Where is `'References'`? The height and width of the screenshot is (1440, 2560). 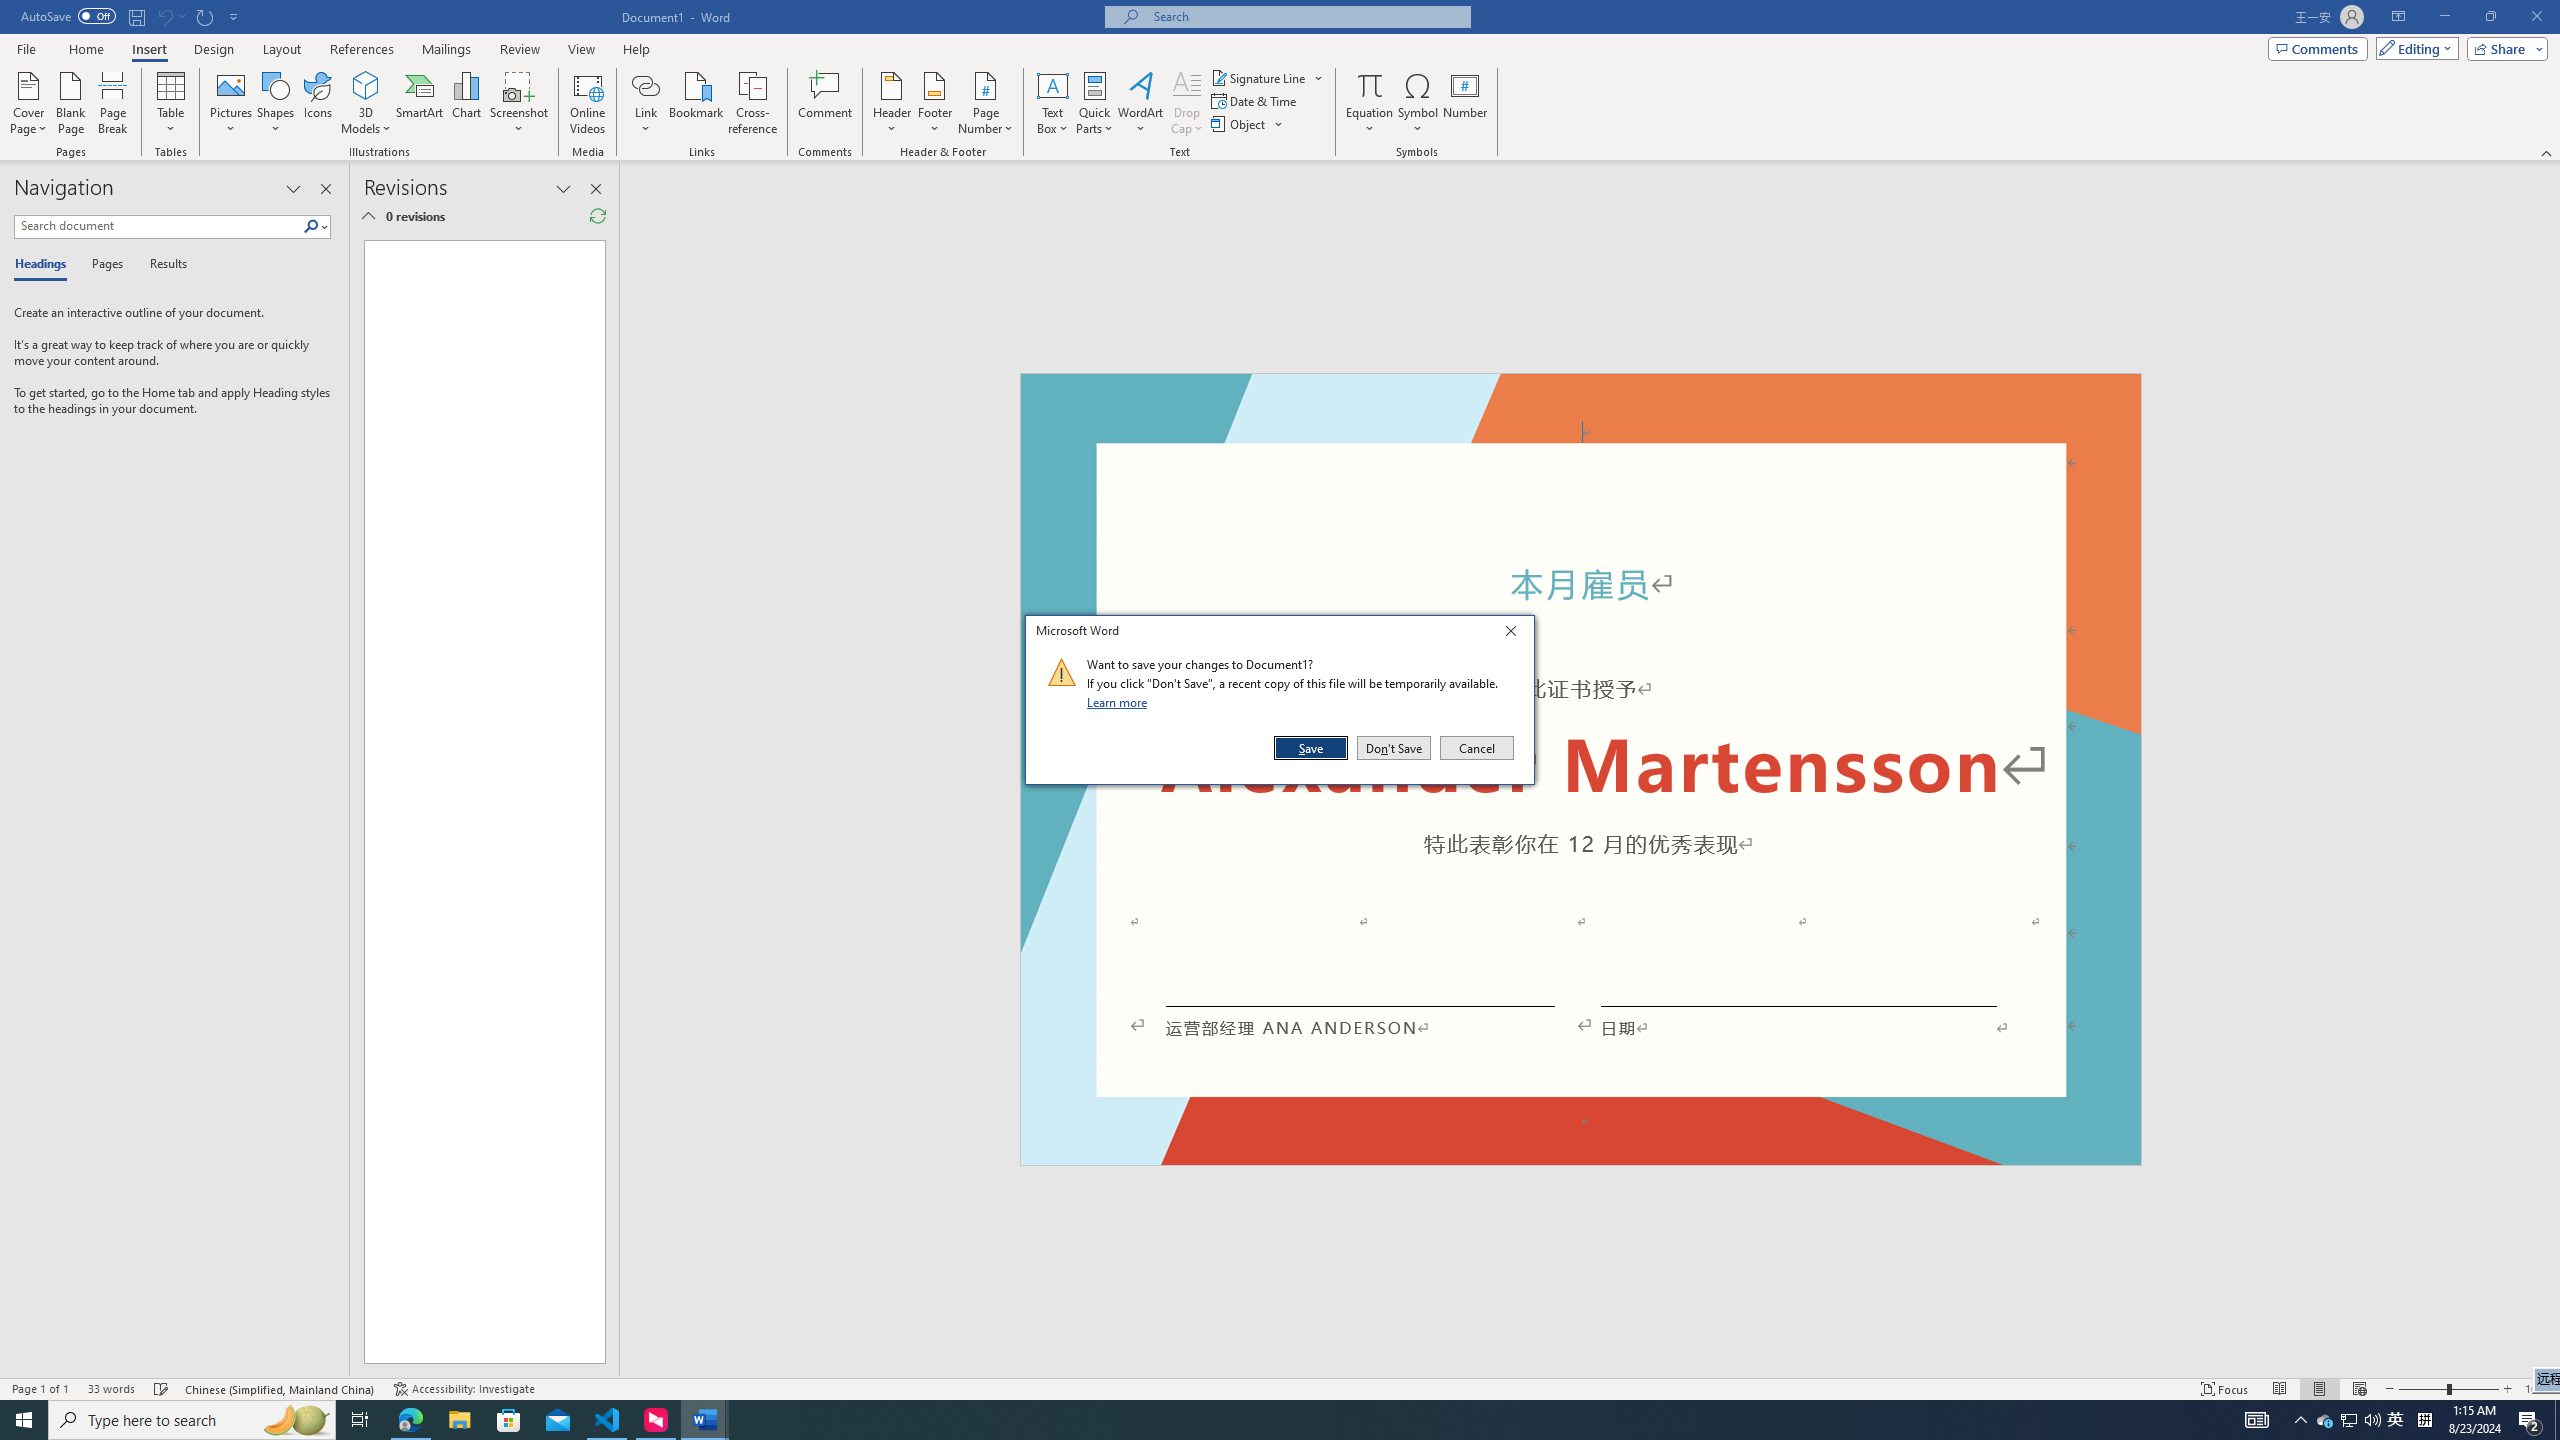 'References' is located at coordinates (362, 49).